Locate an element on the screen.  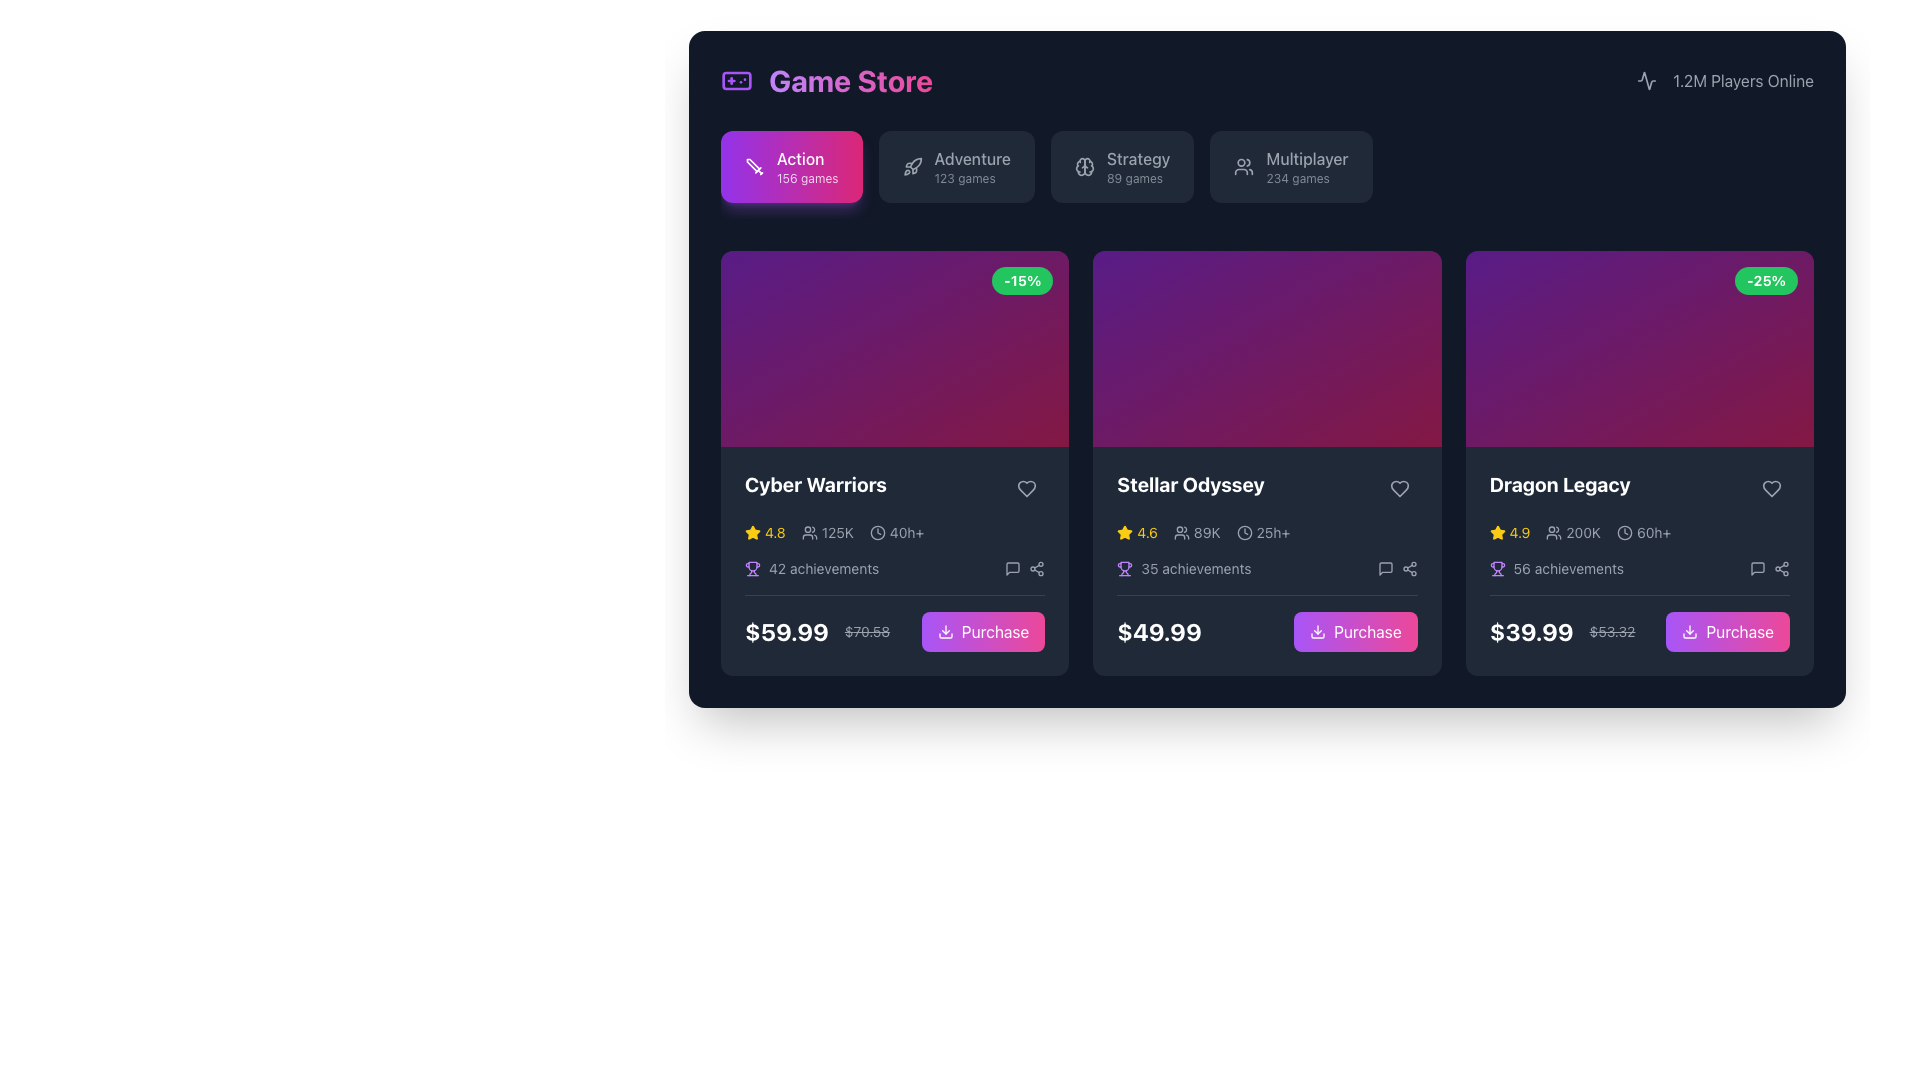
the yellow numeric text label '4.9' indicating the rating score, which is located adjacent to a yellow star icon on the 'Dragon Legacy' game card in the 'Game Store' grid is located at coordinates (1519, 531).